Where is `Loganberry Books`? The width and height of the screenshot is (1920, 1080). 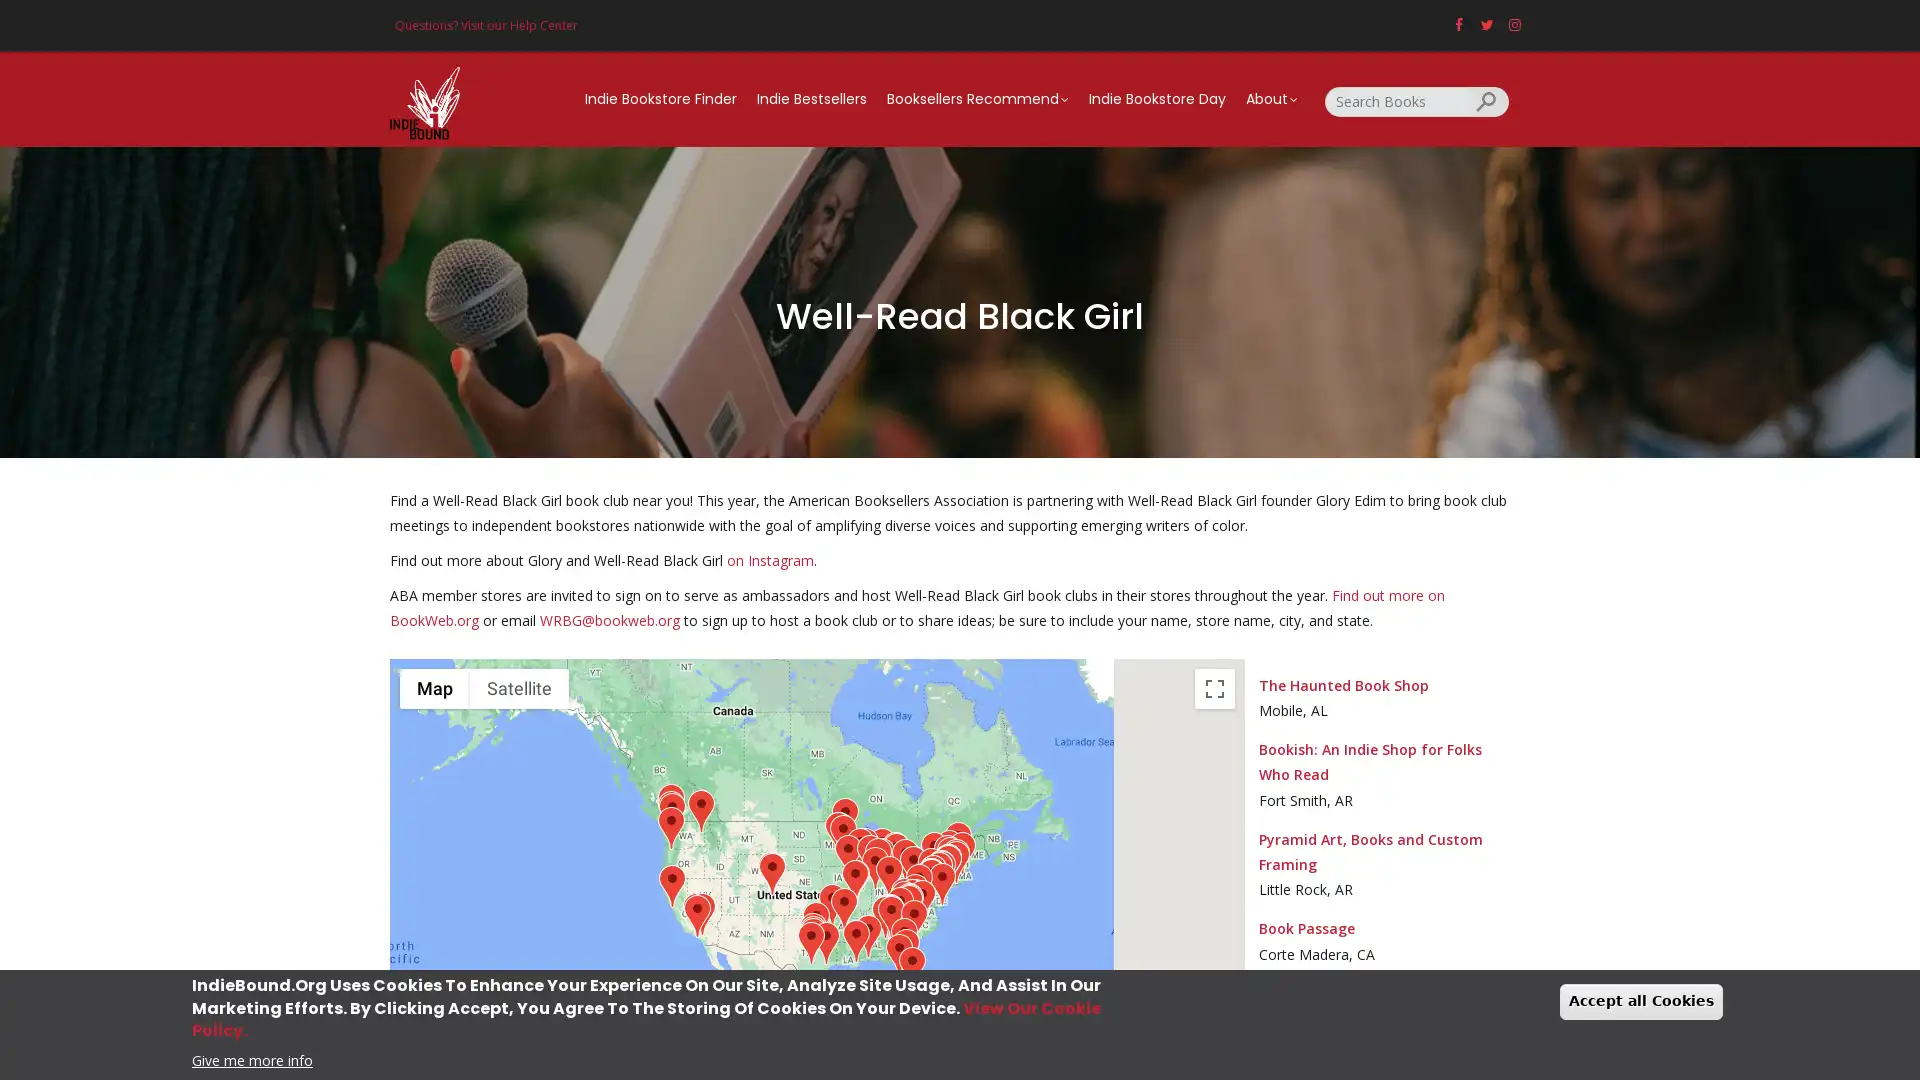
Loganberry Books is located at coordinates (903, 858).